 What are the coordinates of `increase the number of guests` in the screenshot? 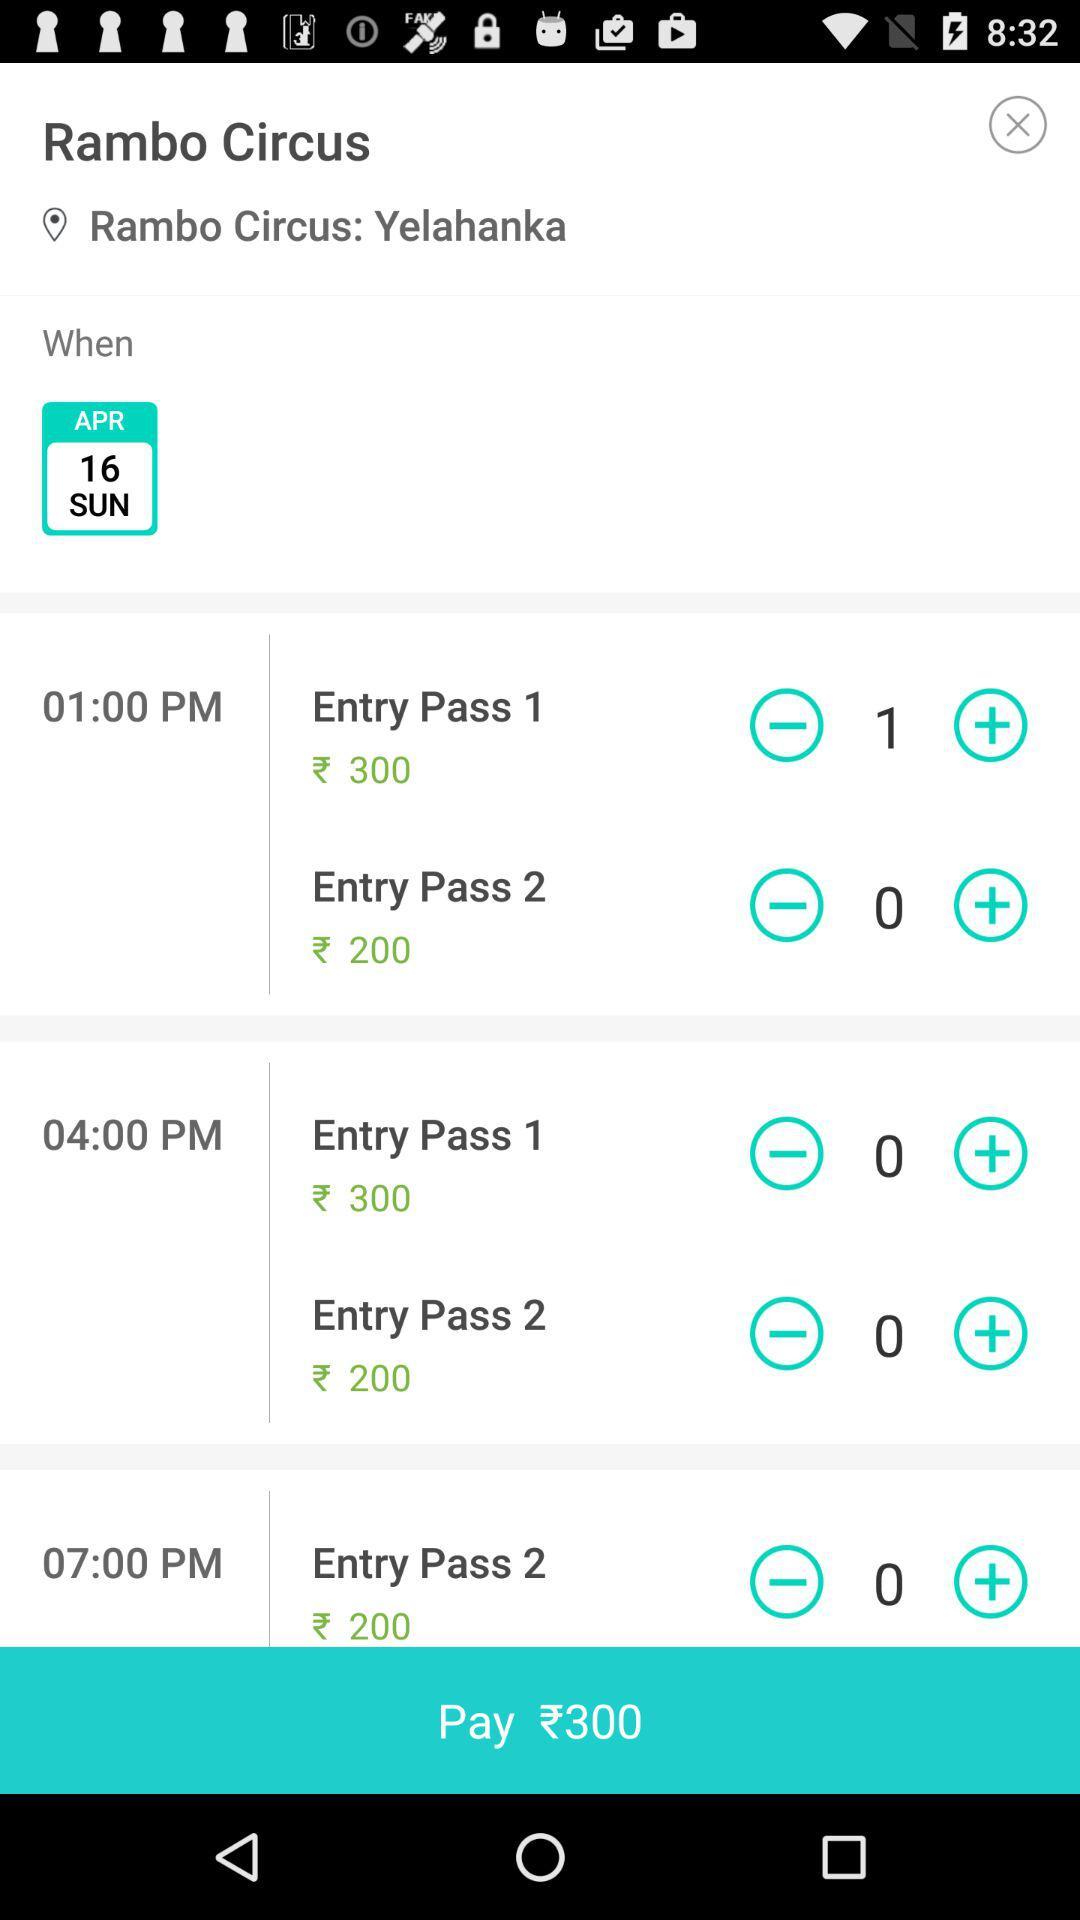 It's located at (990, 1333).